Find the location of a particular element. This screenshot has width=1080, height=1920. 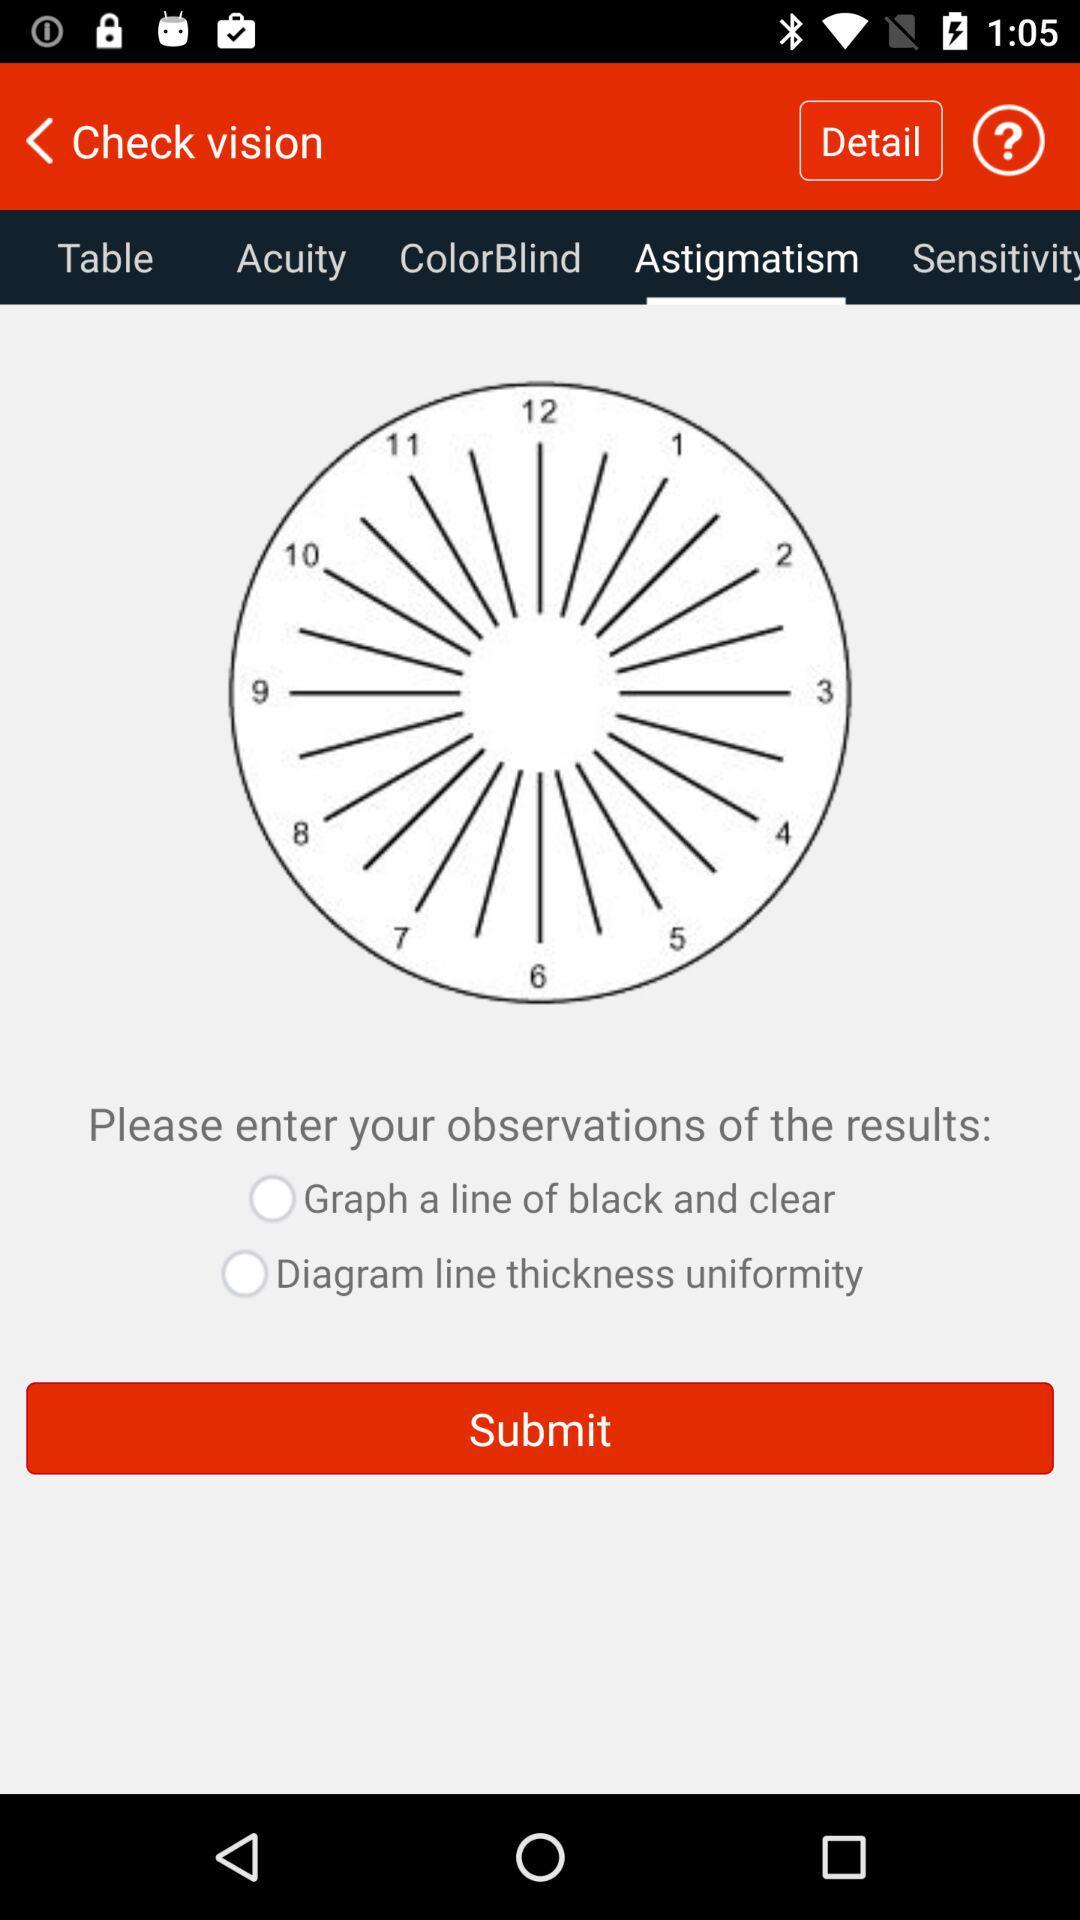

the diagram line thickness uniformity button is located at coordinates (538, 1271).